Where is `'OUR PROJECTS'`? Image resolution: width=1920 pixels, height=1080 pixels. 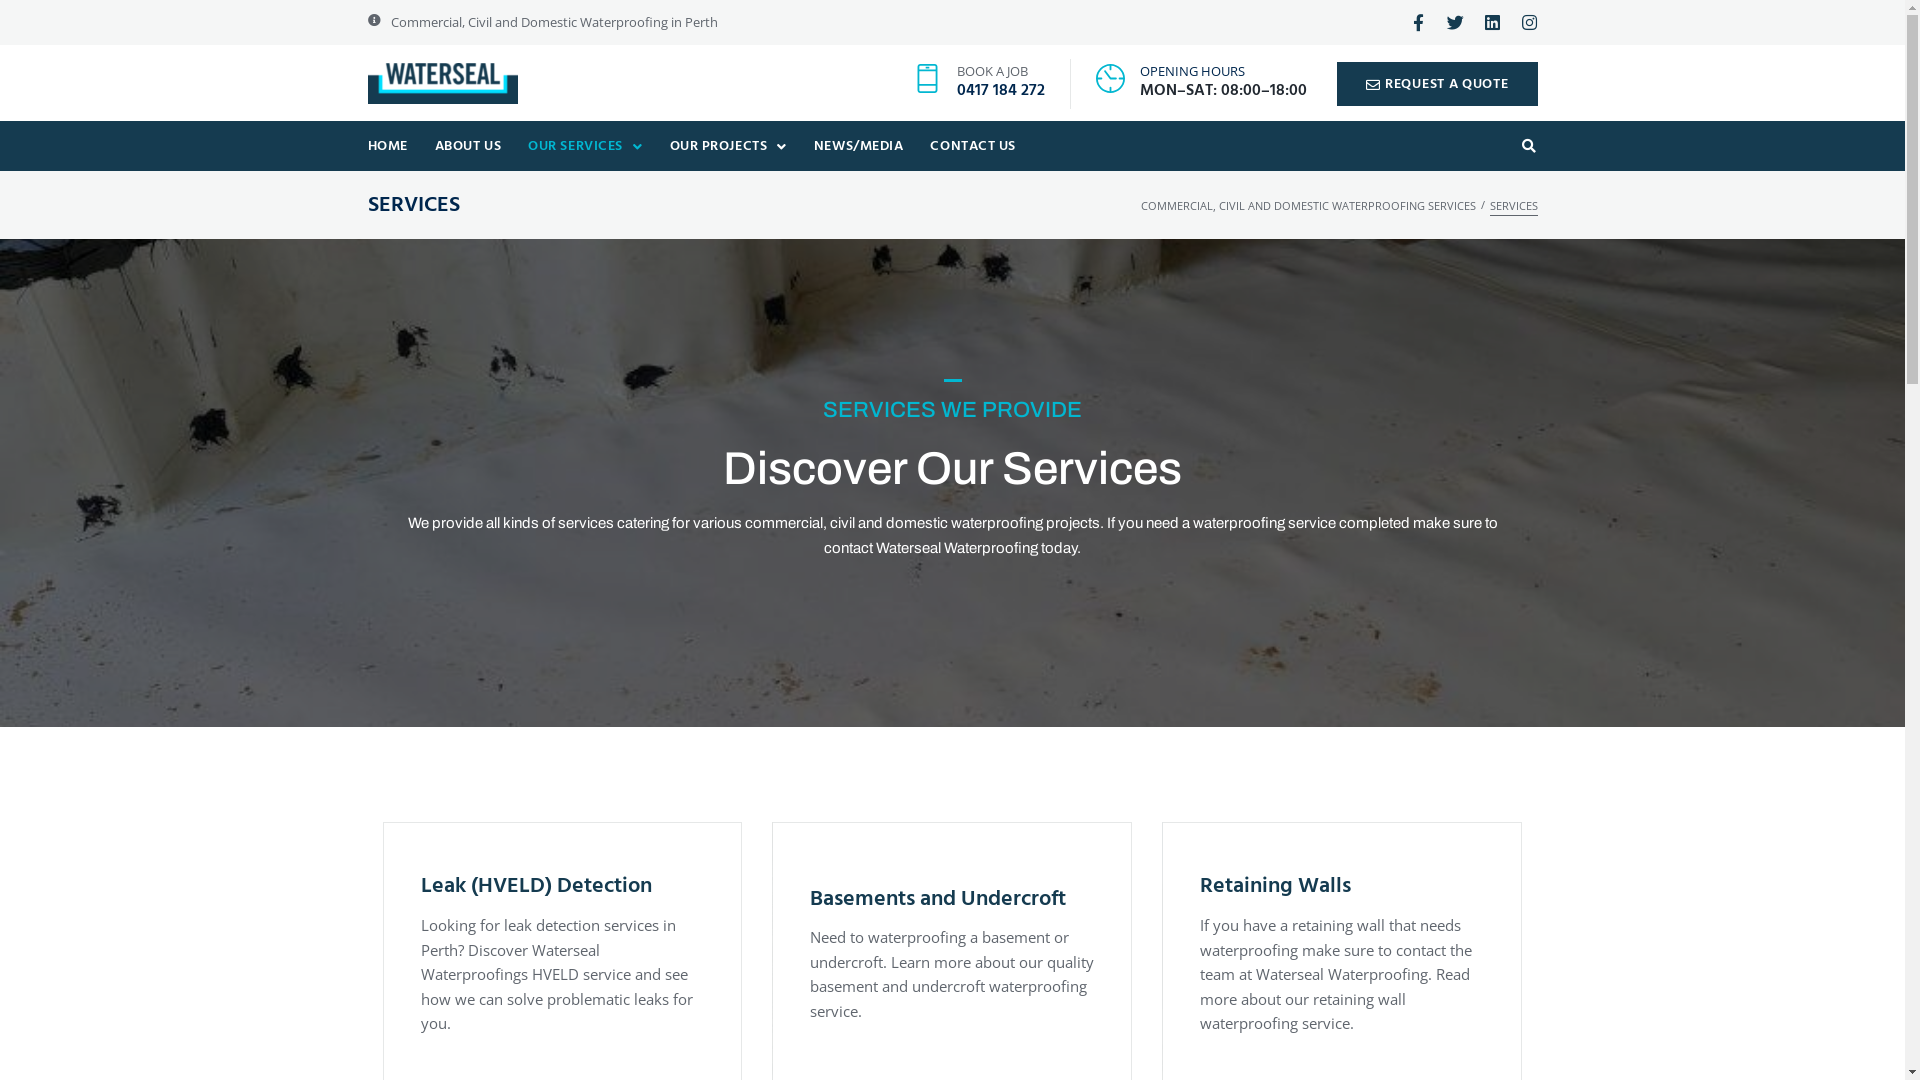
'OUR PROJECTS' is located at coordinates (727, 145).